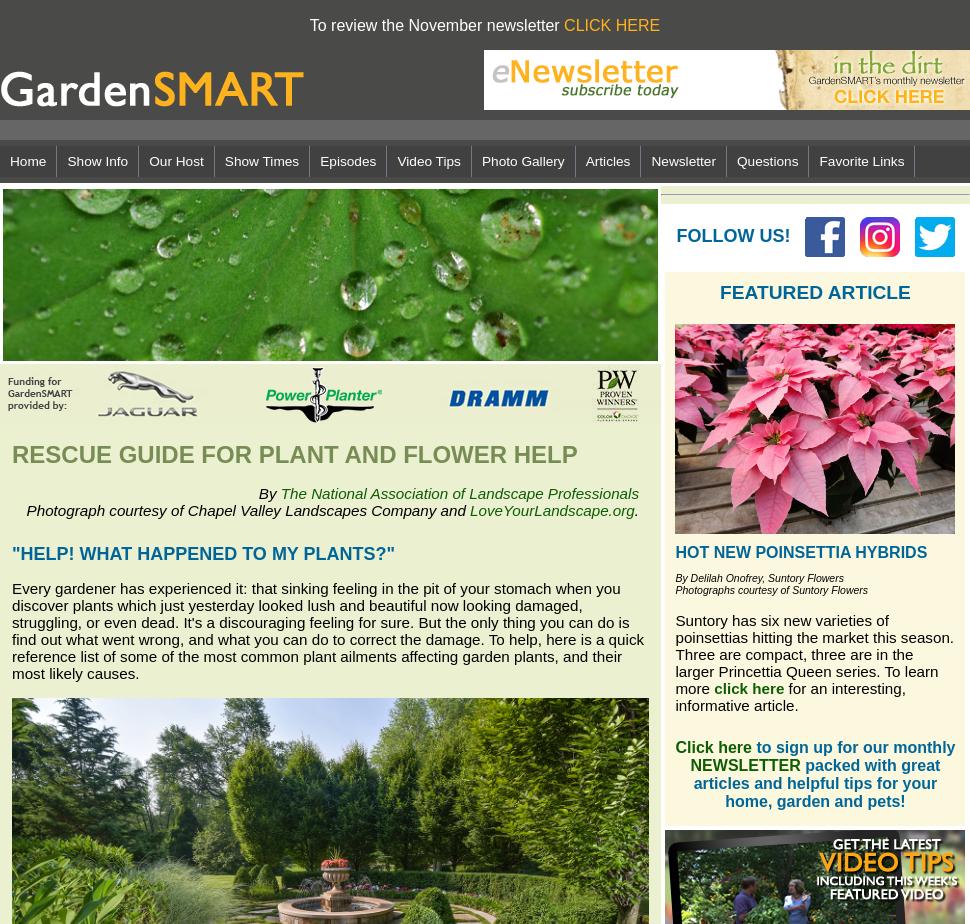  I want to click on 'click here', so click(749, 687).